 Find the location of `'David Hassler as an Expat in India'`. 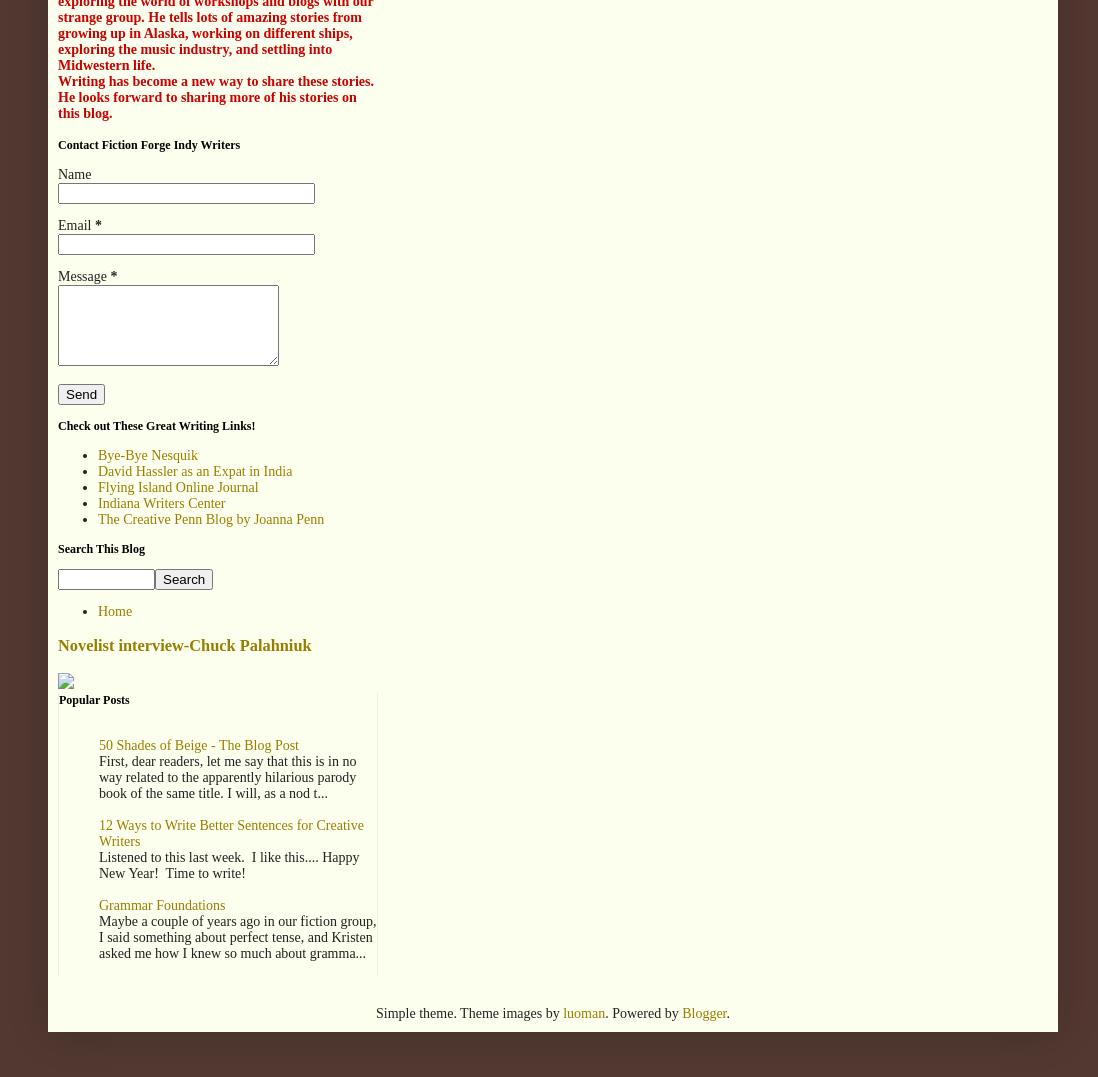

'David Hassler as an Expat in India' is located at coordinates (194, 470).